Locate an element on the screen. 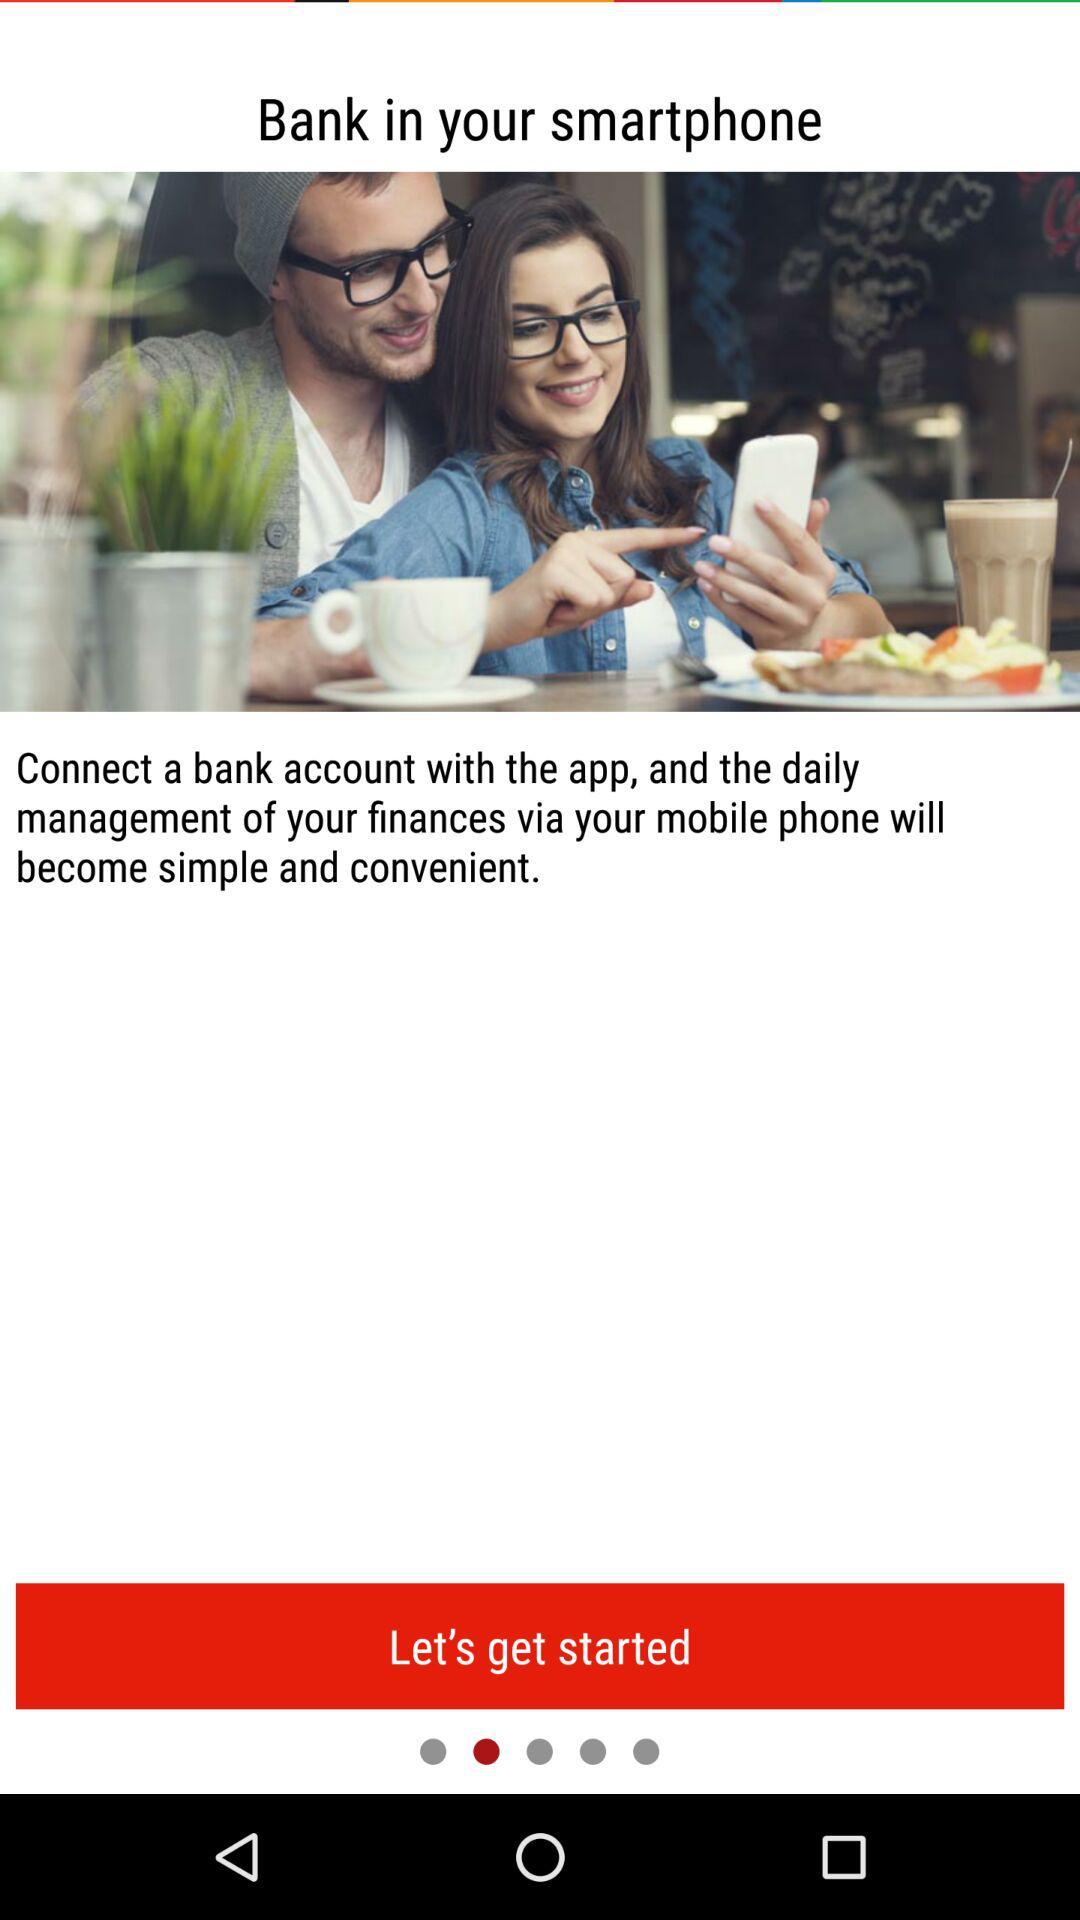 Image resolution: width=1080 pixels, height=1920 pixels. change page is located at coordinates (538, 1750).